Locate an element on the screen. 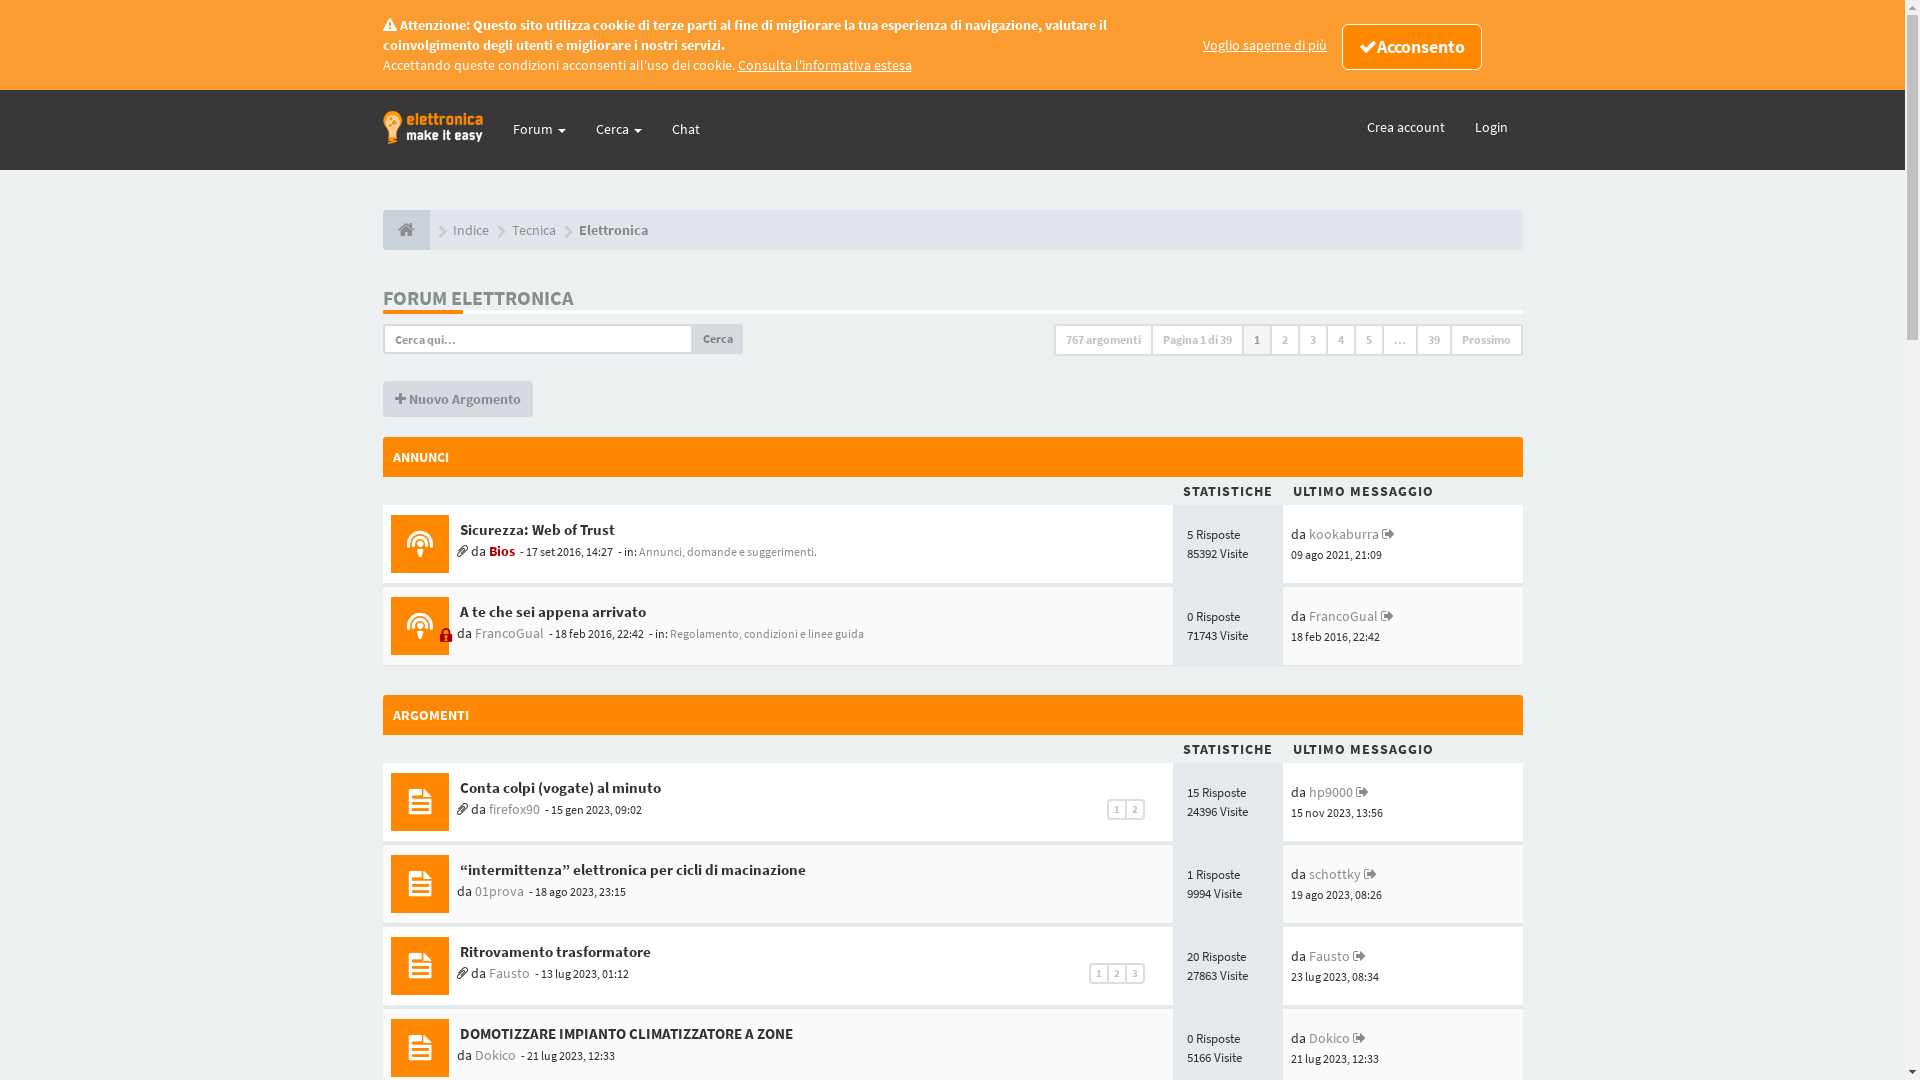 This screenshot has width=1920, height=1080. 'Cerca ' is located at coordinates (617, 128).